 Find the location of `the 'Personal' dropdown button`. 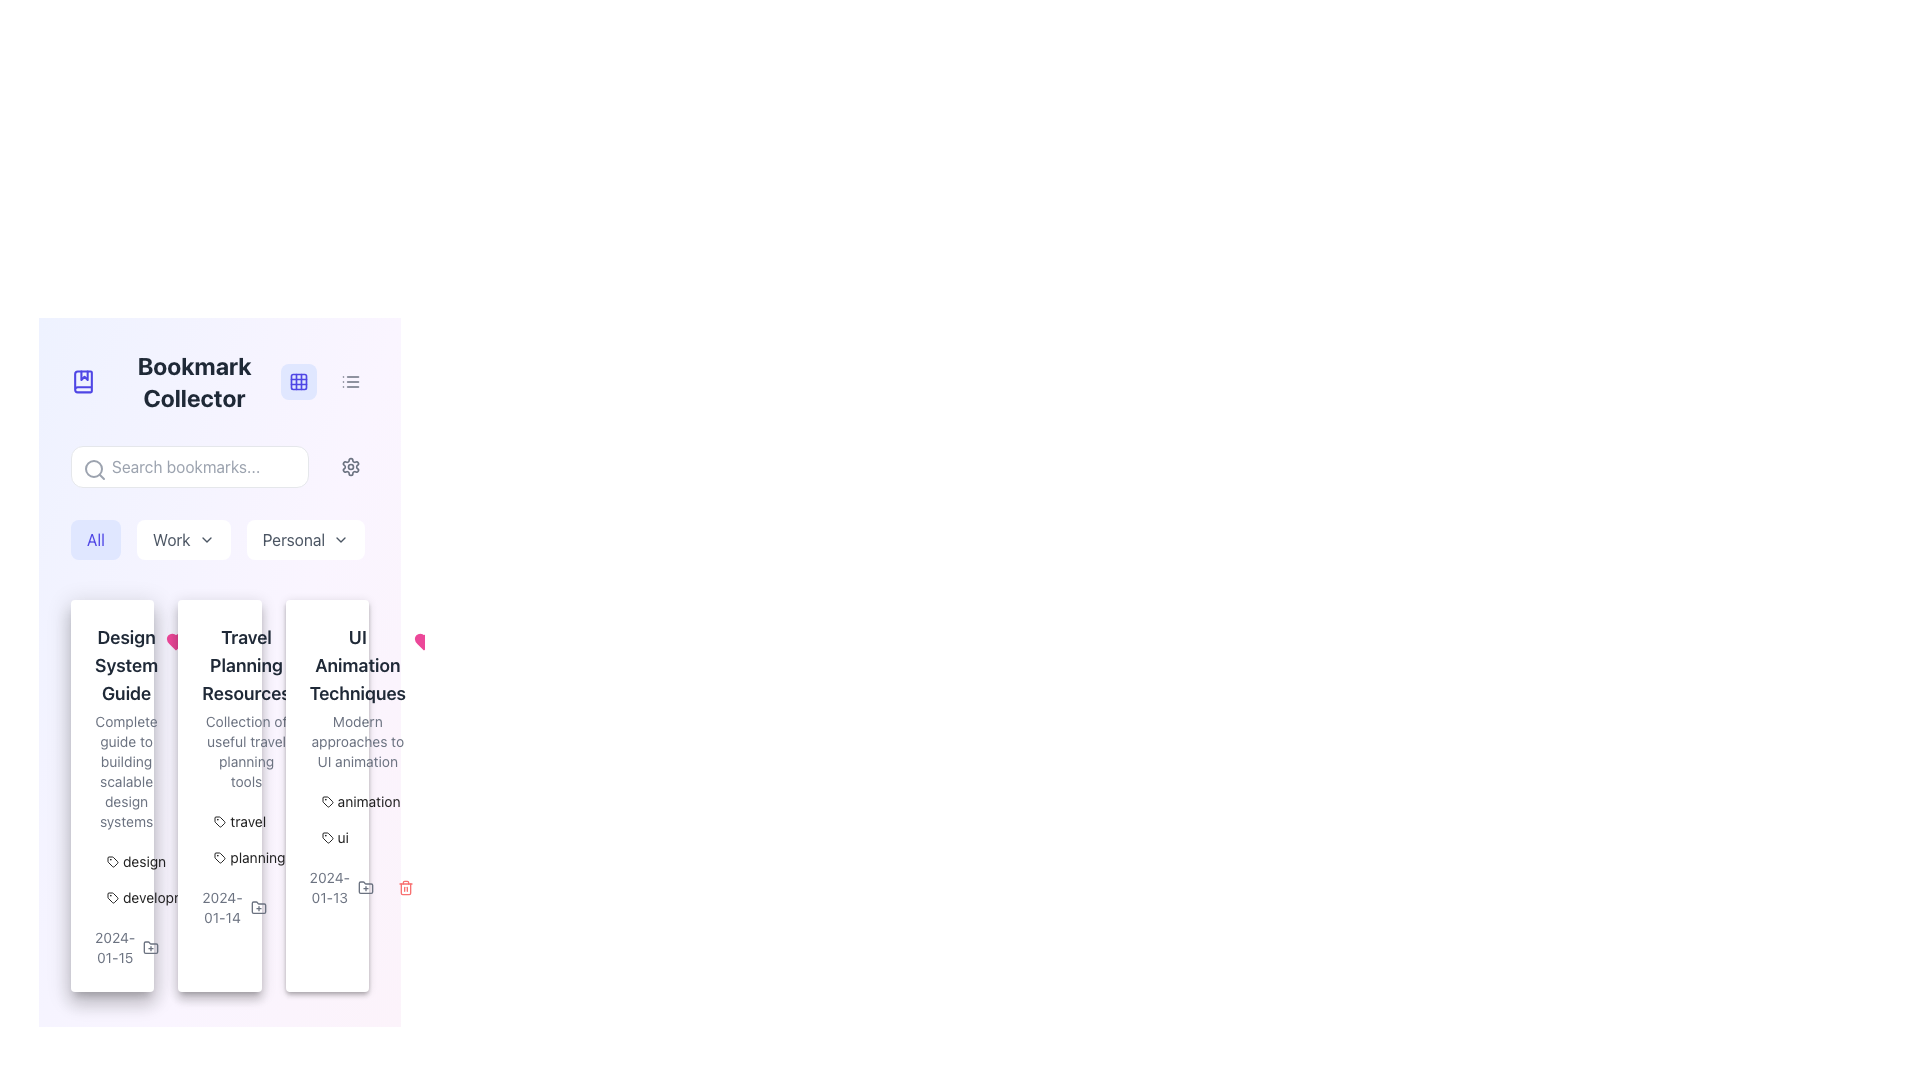

the 'Personal' dropdown button is located at coordinates (304, 540).